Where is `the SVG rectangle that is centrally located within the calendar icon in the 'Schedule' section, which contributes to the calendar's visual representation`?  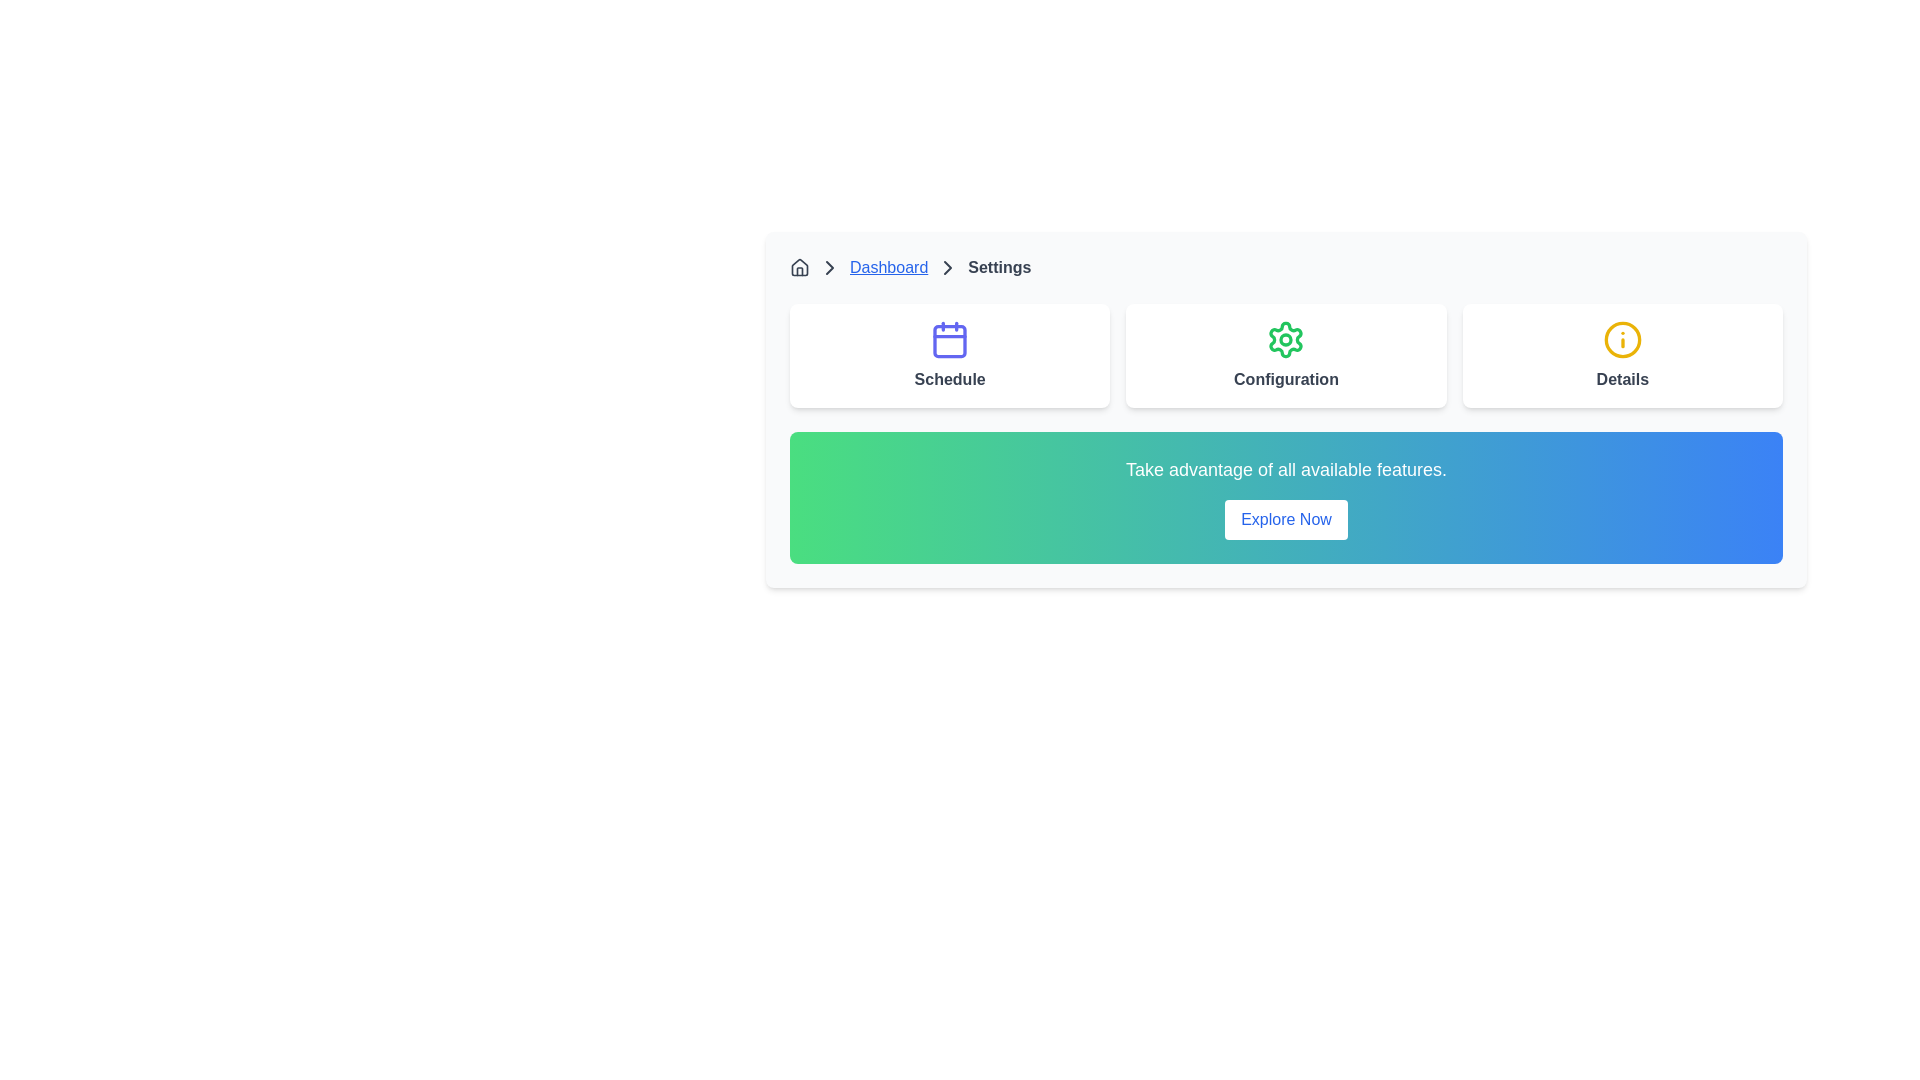 the SVG rectangle that is centrally located within the calendar icon in the 'Schedule' section, which contributes to the calendar's visual representation is located at coordinates (949, 340).